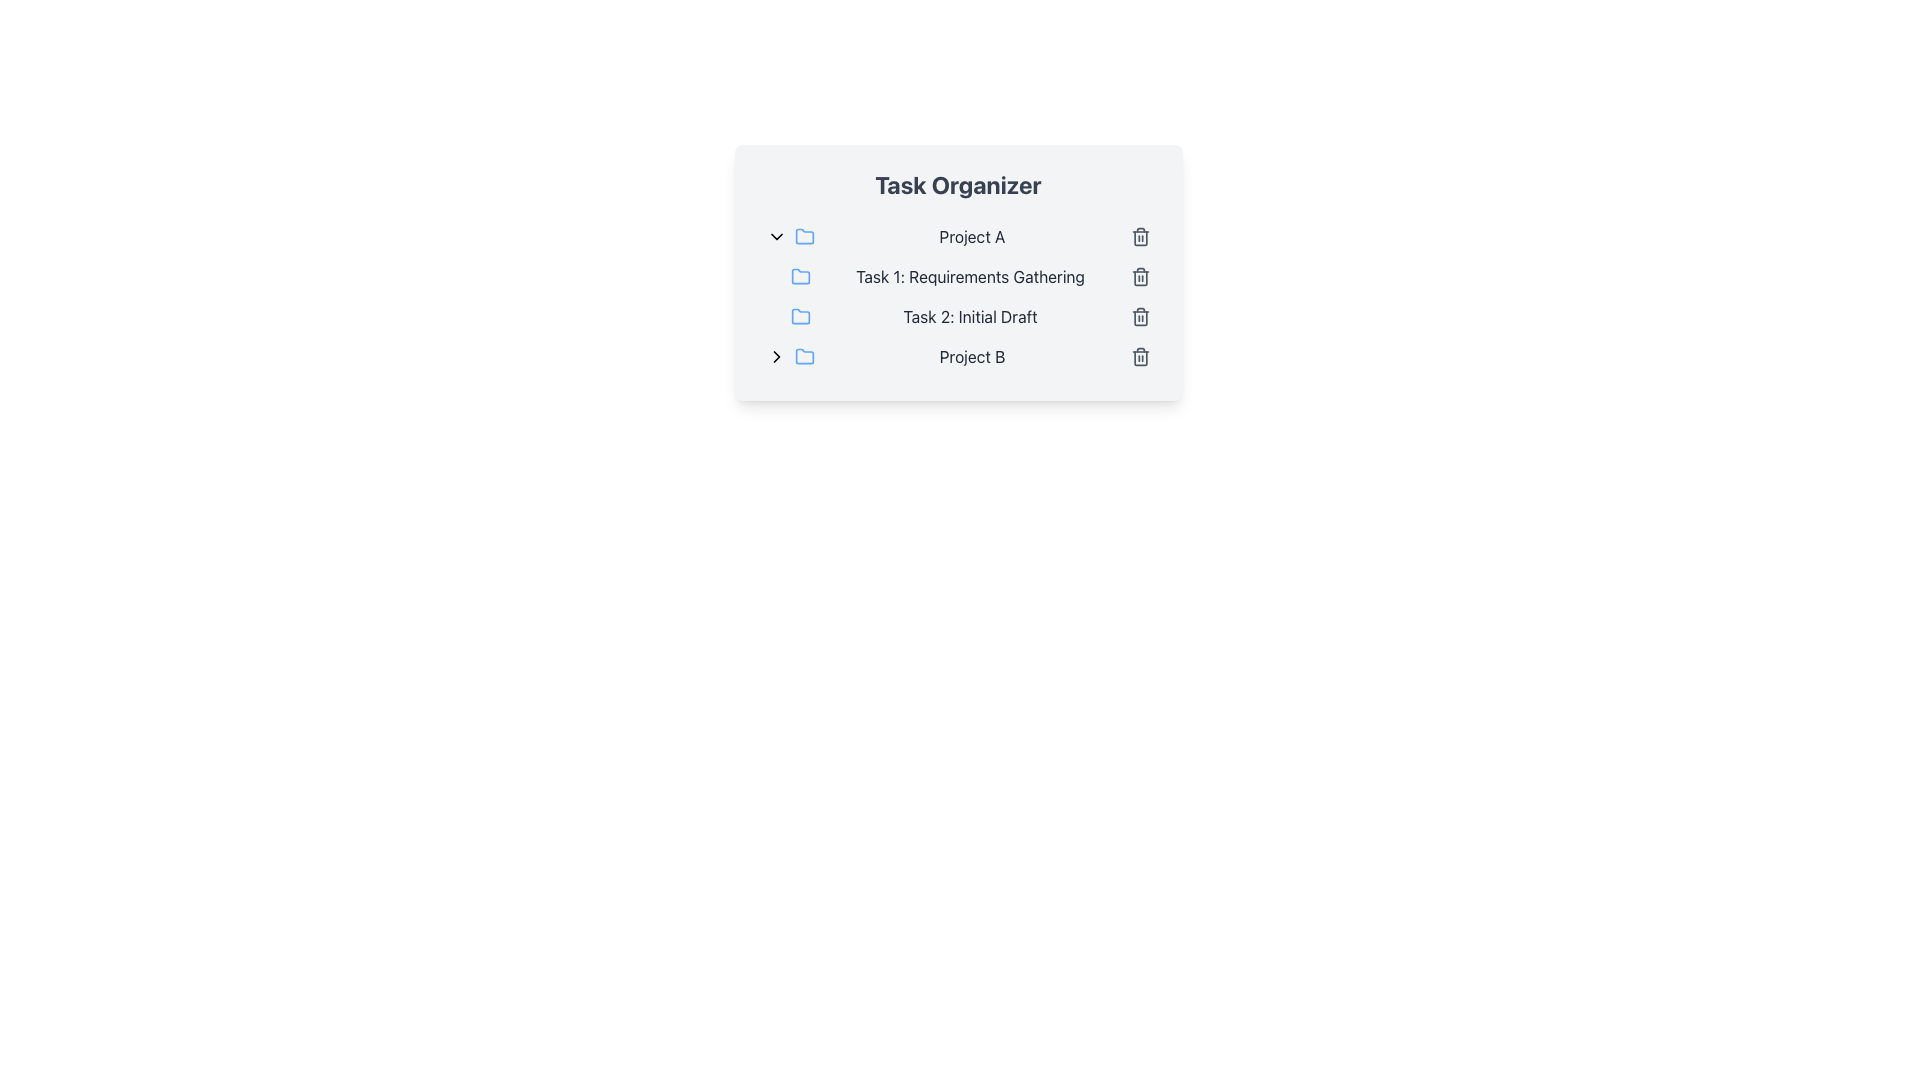 The width and height of the screenshot is (1920, 1080). Describe the element at coordinates (972, 356) in the screenshot. I see `the text label 'Project B' which is styled in dark gray and positioned in the list under 'Task Organizer', located next to a blue folder icon and a trash icon` at that location.